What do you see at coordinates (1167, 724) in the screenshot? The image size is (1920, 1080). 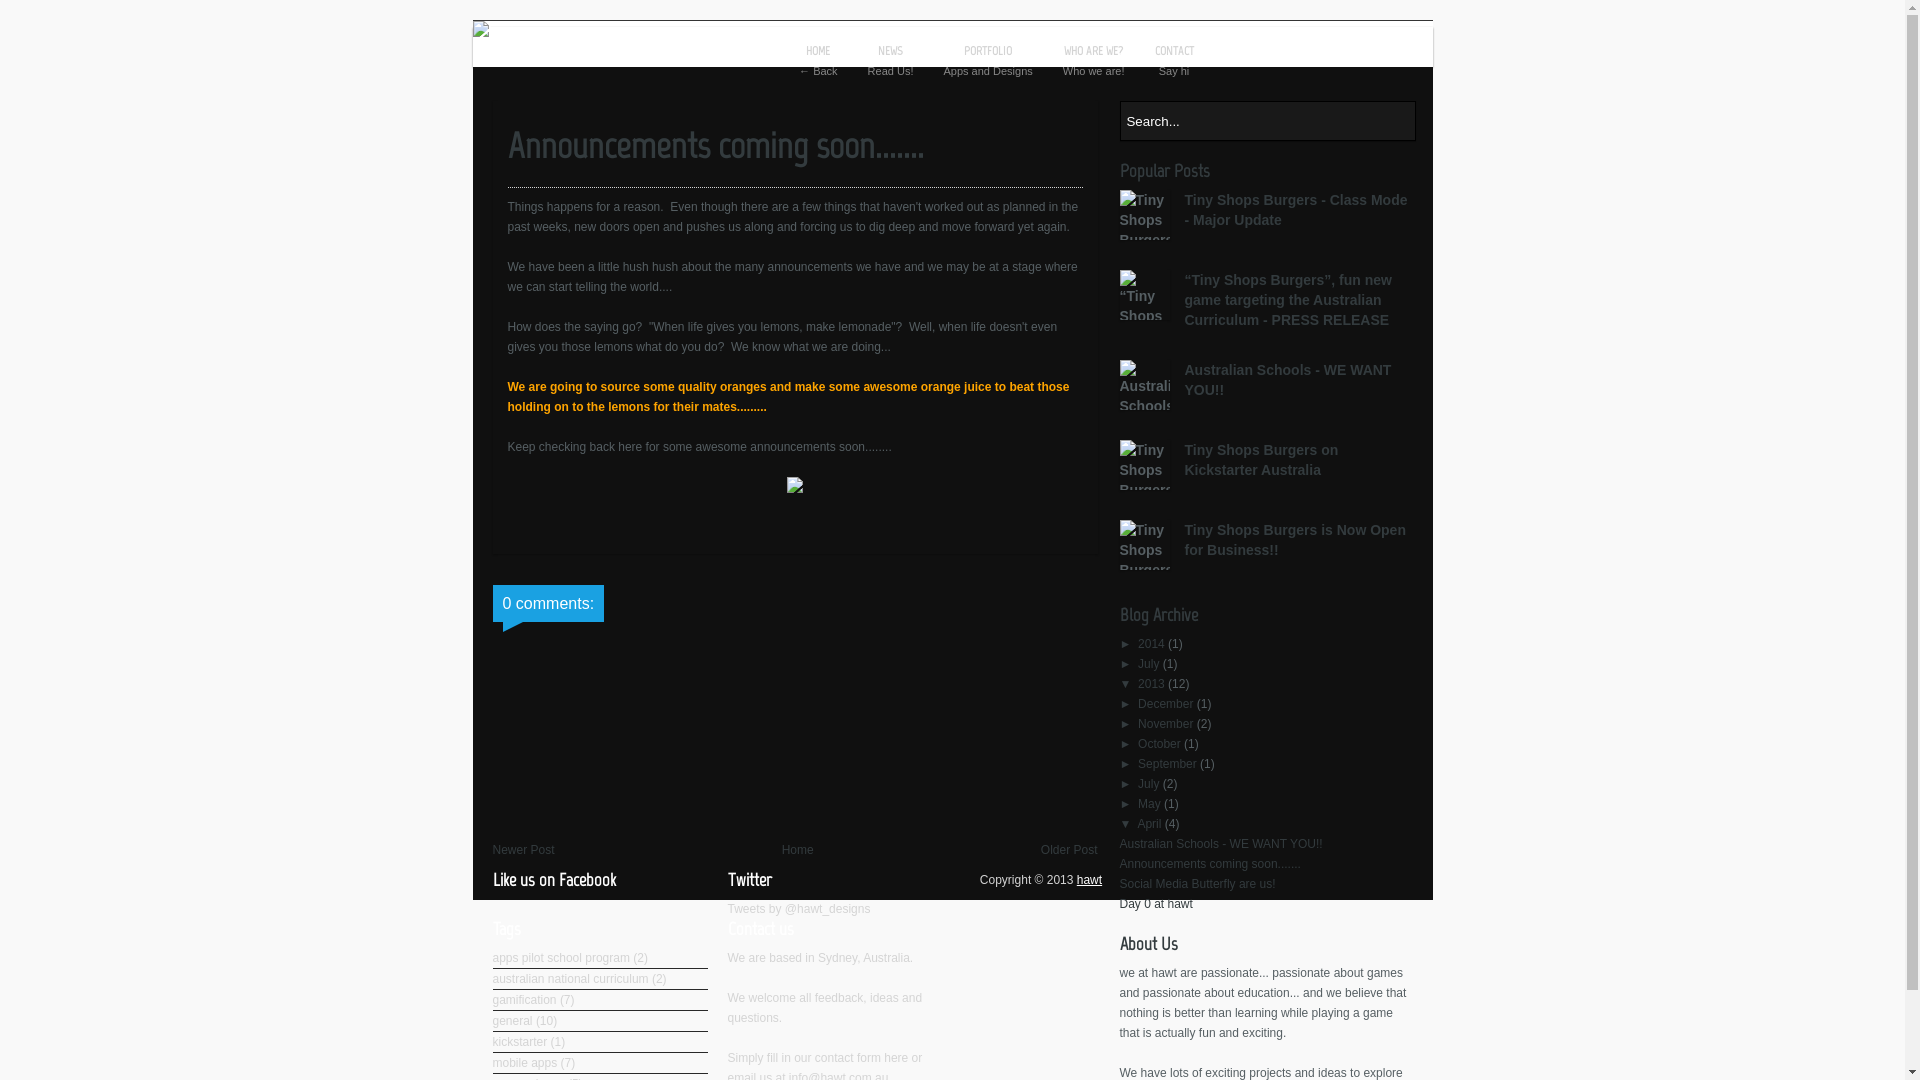 I see `'November'` at bounding box center [1167, 724].